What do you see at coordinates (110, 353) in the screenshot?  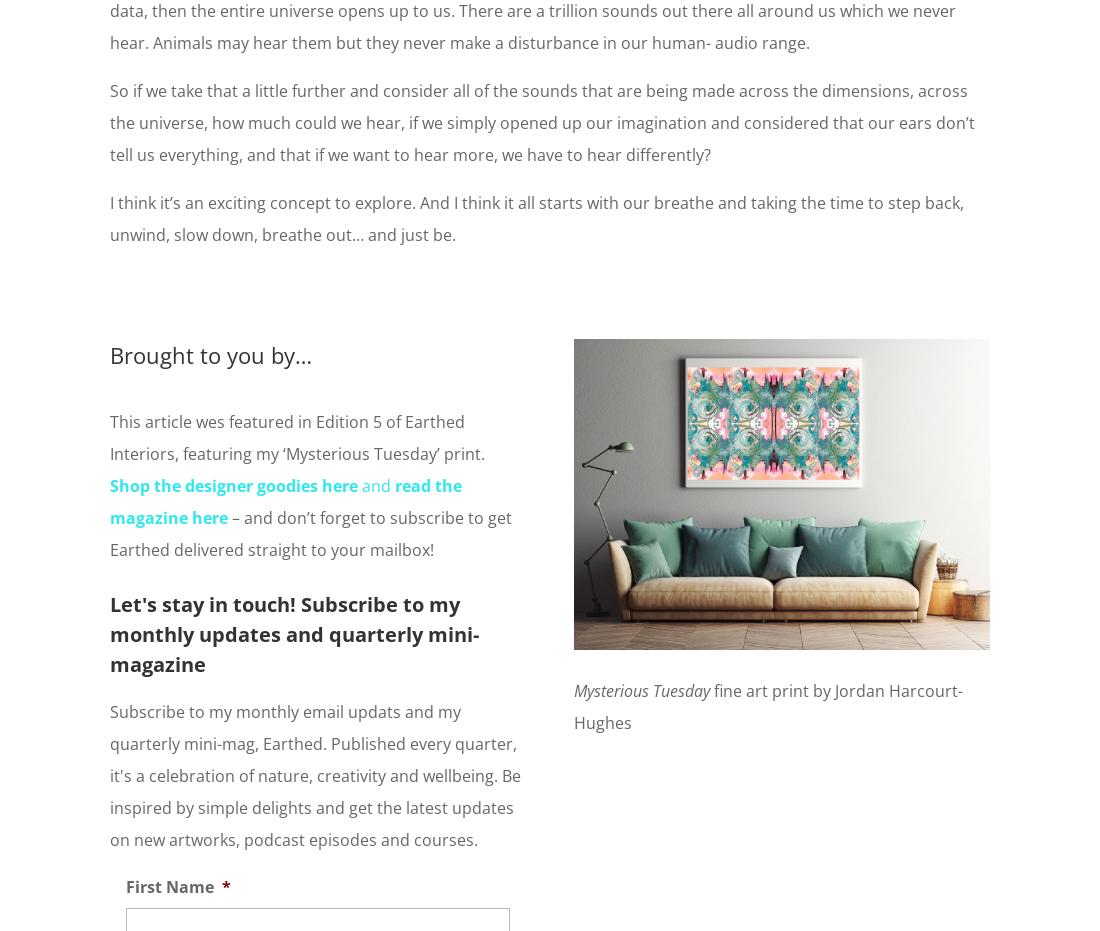 I see `'Brought to you by…'` at bounding box center [110, 353].